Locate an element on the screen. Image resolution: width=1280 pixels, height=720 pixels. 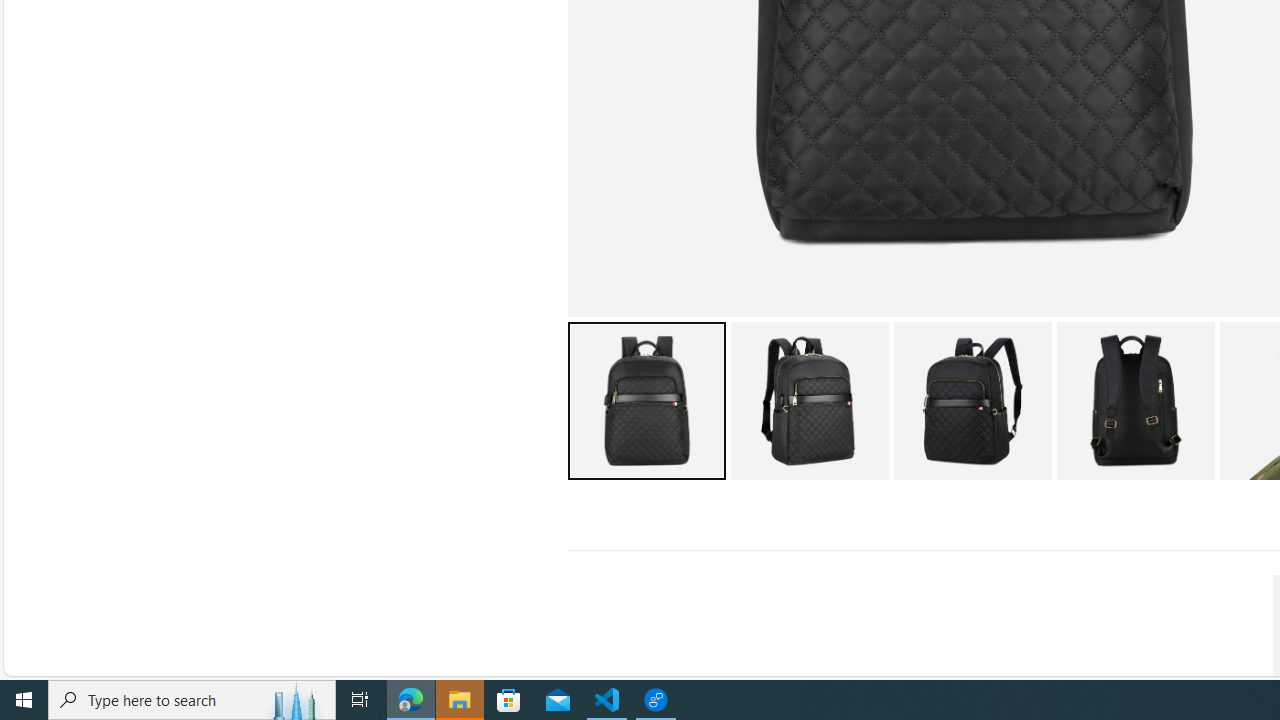
'Microsoft Store' is located at coordinates (509, 698).